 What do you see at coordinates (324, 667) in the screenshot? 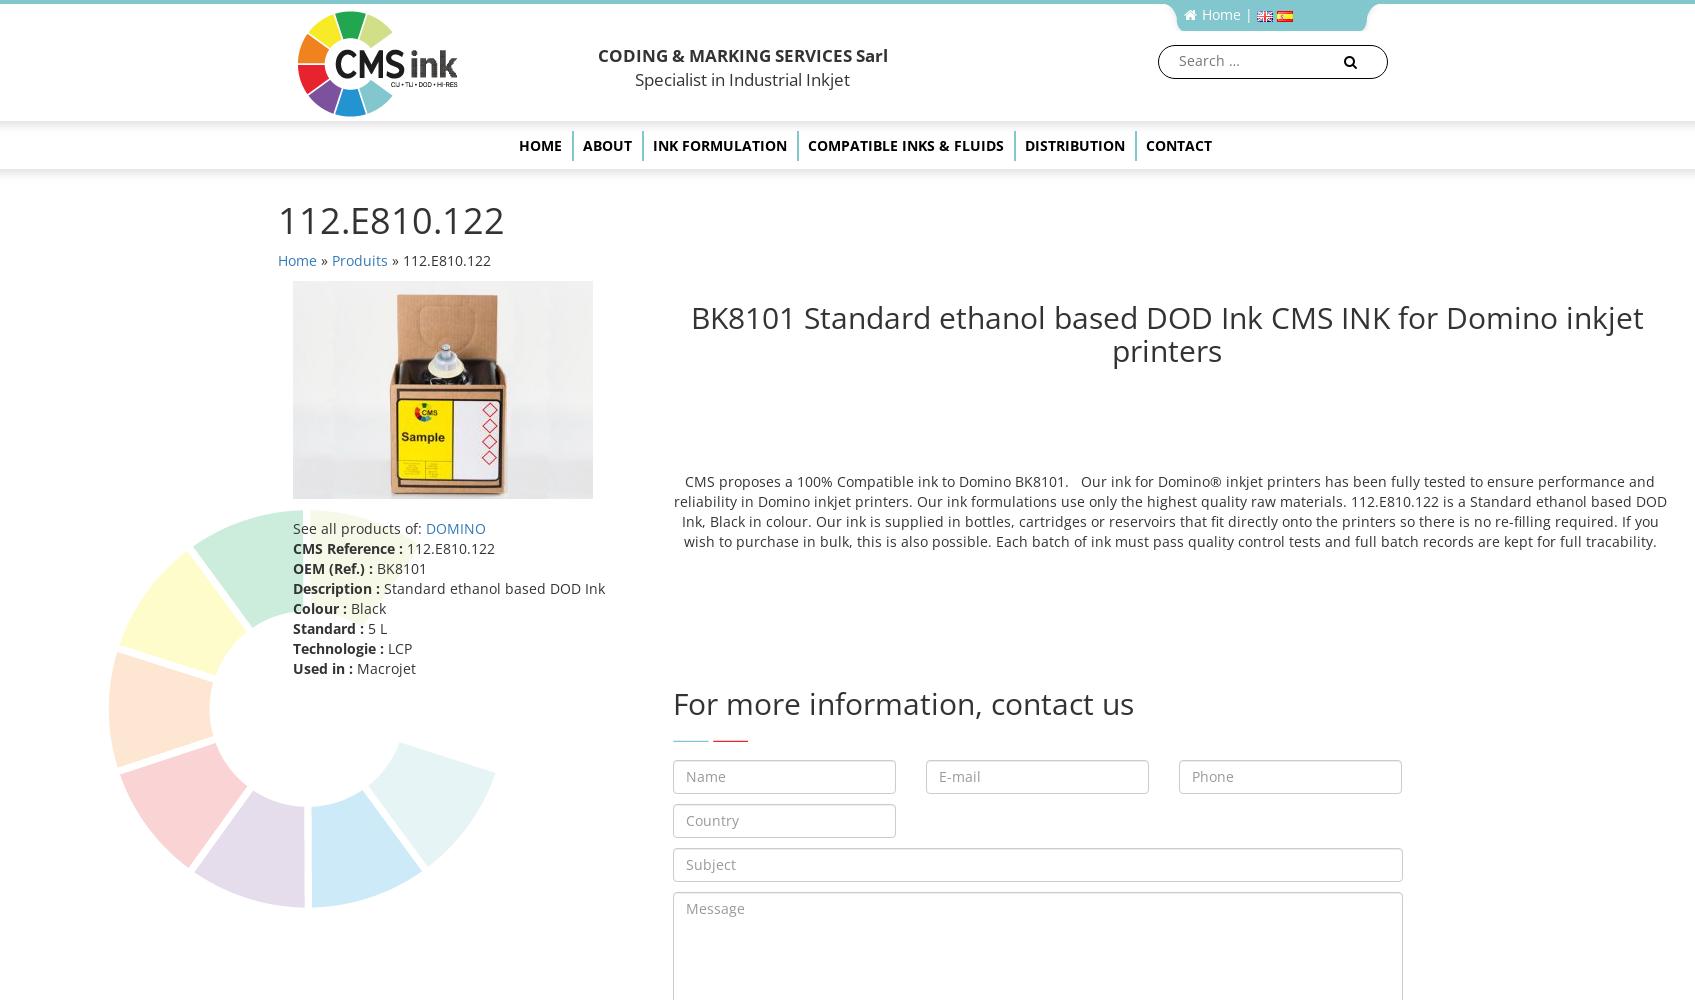
I see `'Used in :'` at bounding box center [324, 667].